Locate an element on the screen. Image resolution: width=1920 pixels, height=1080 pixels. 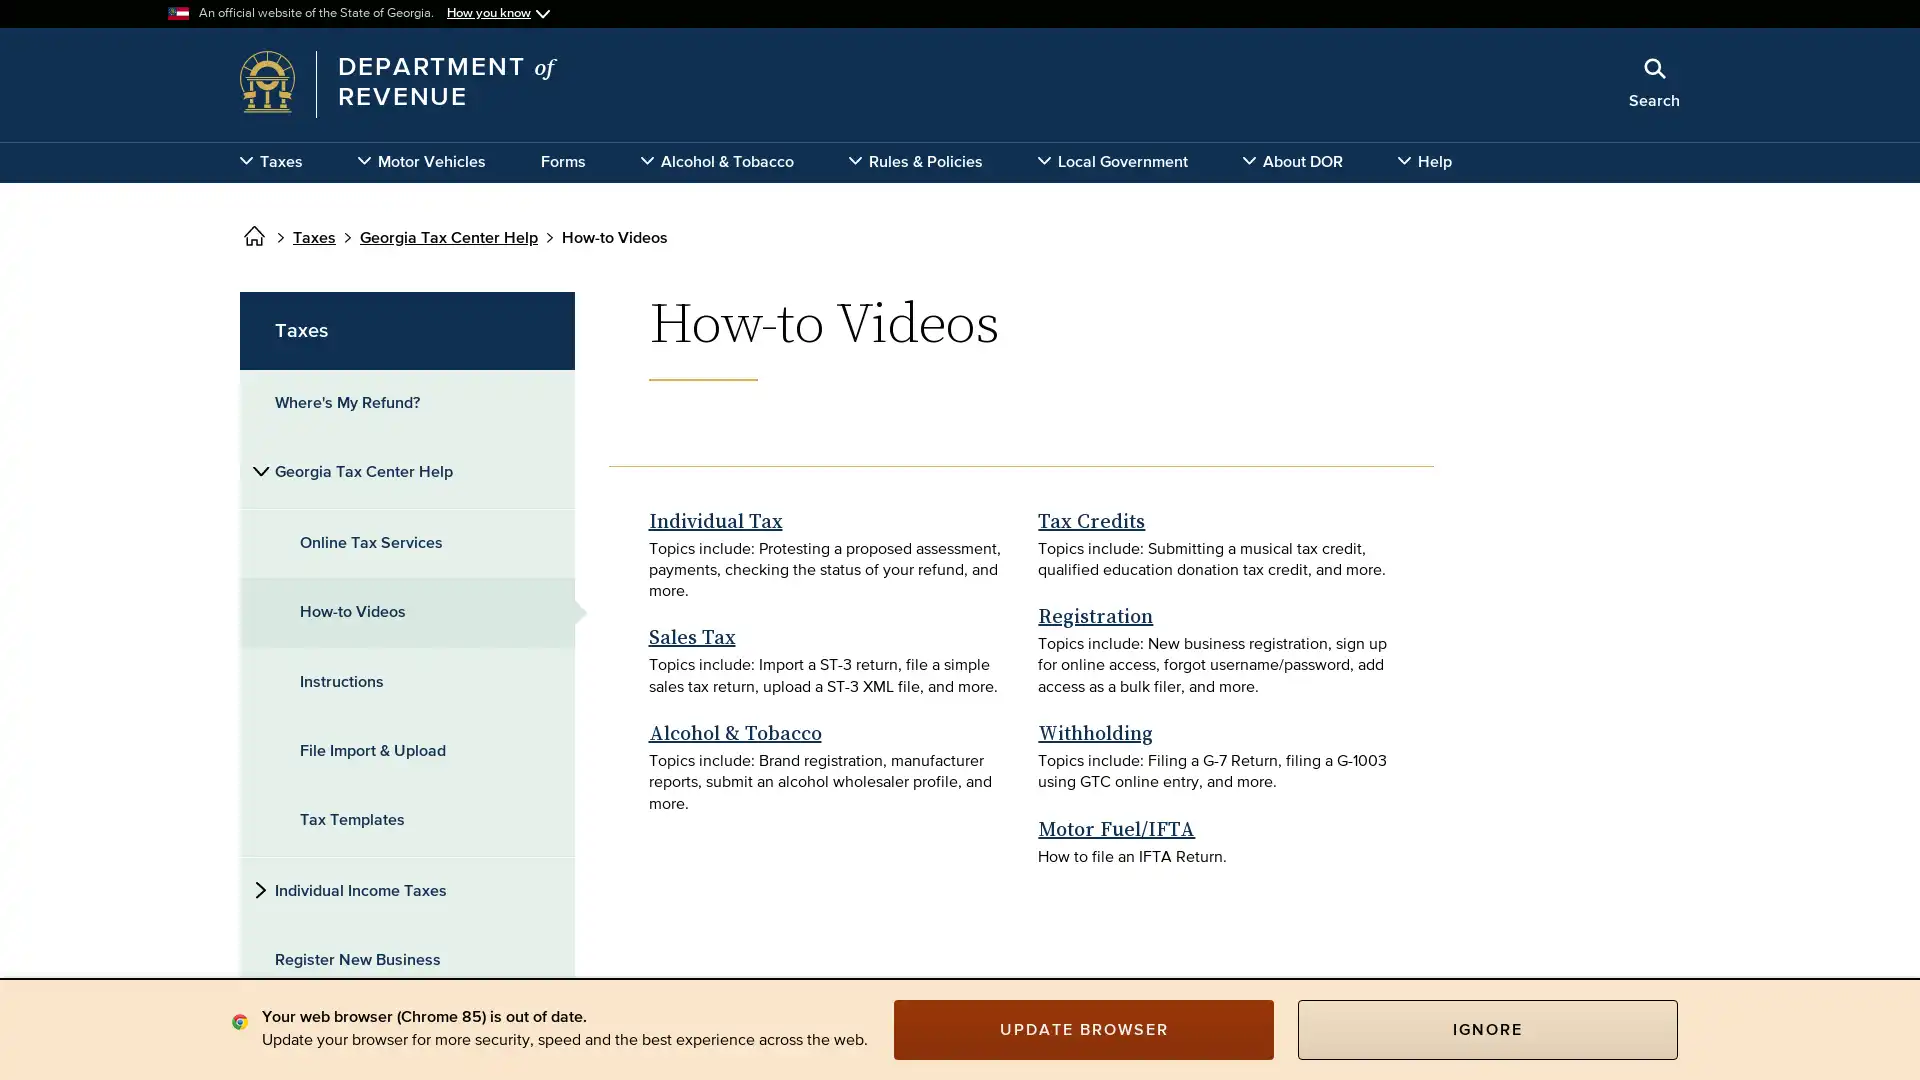
Side subnavigation toggle for 'Individual Income Taxes' is located at coordinates (259, 892).